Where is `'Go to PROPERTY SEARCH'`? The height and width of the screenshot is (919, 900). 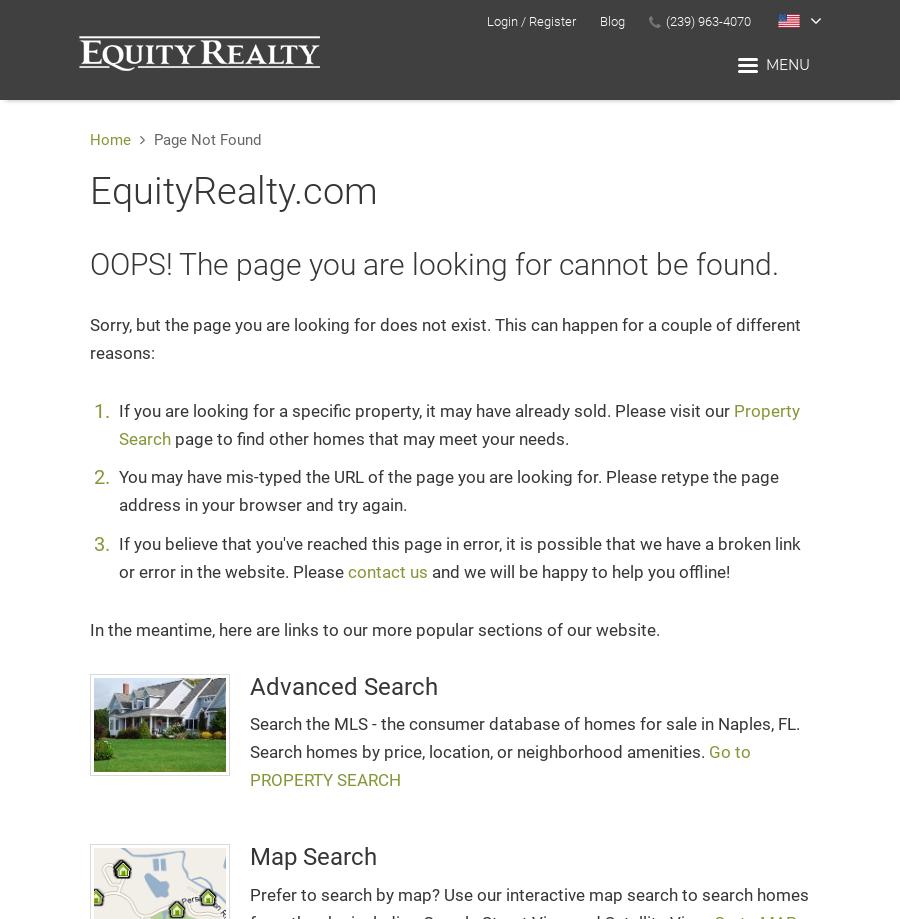 'Go to PROPERTY SEARCH' is located at coordinates (499, 765).